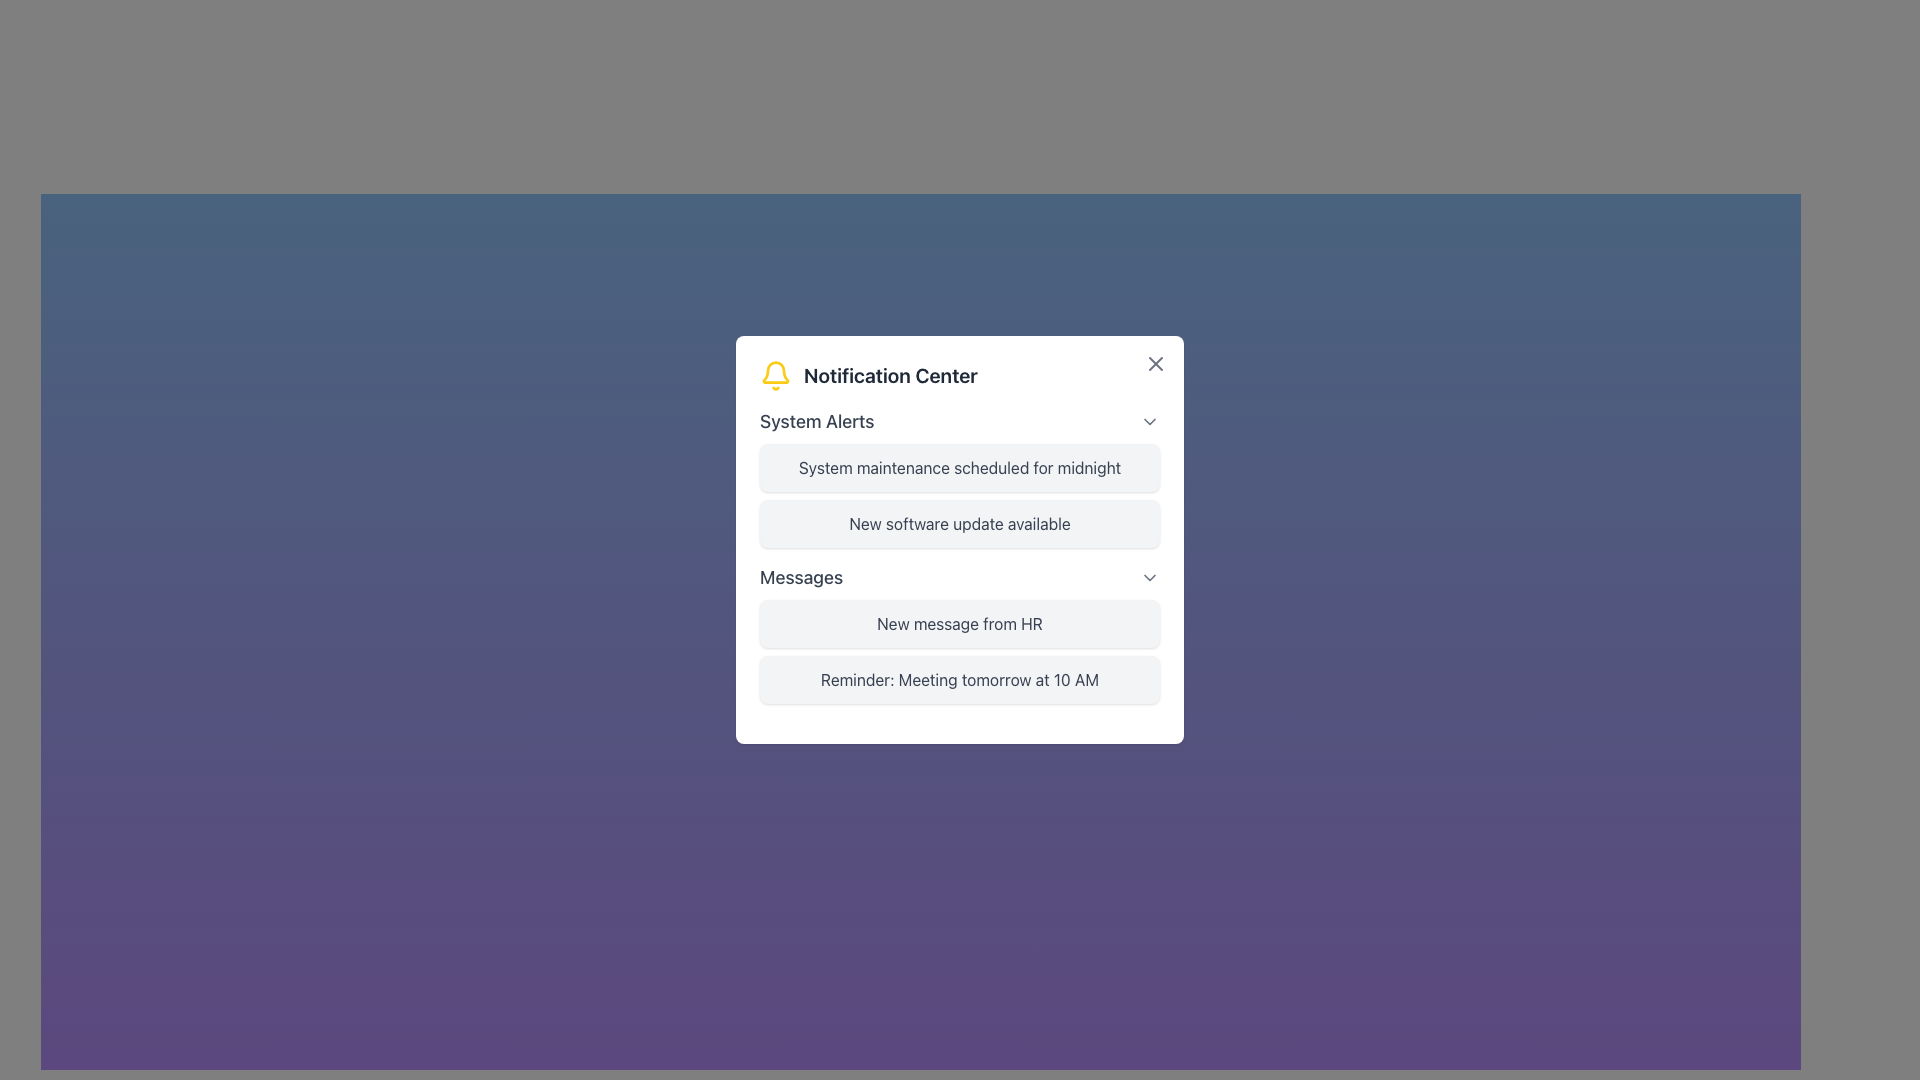 The height and width of the screenshot is (1080, 1920). Describe the element at coordinates (960, 633) in the screenshot. I see `the first Notification Card under the 'Messages' header in the notification area` at that location.